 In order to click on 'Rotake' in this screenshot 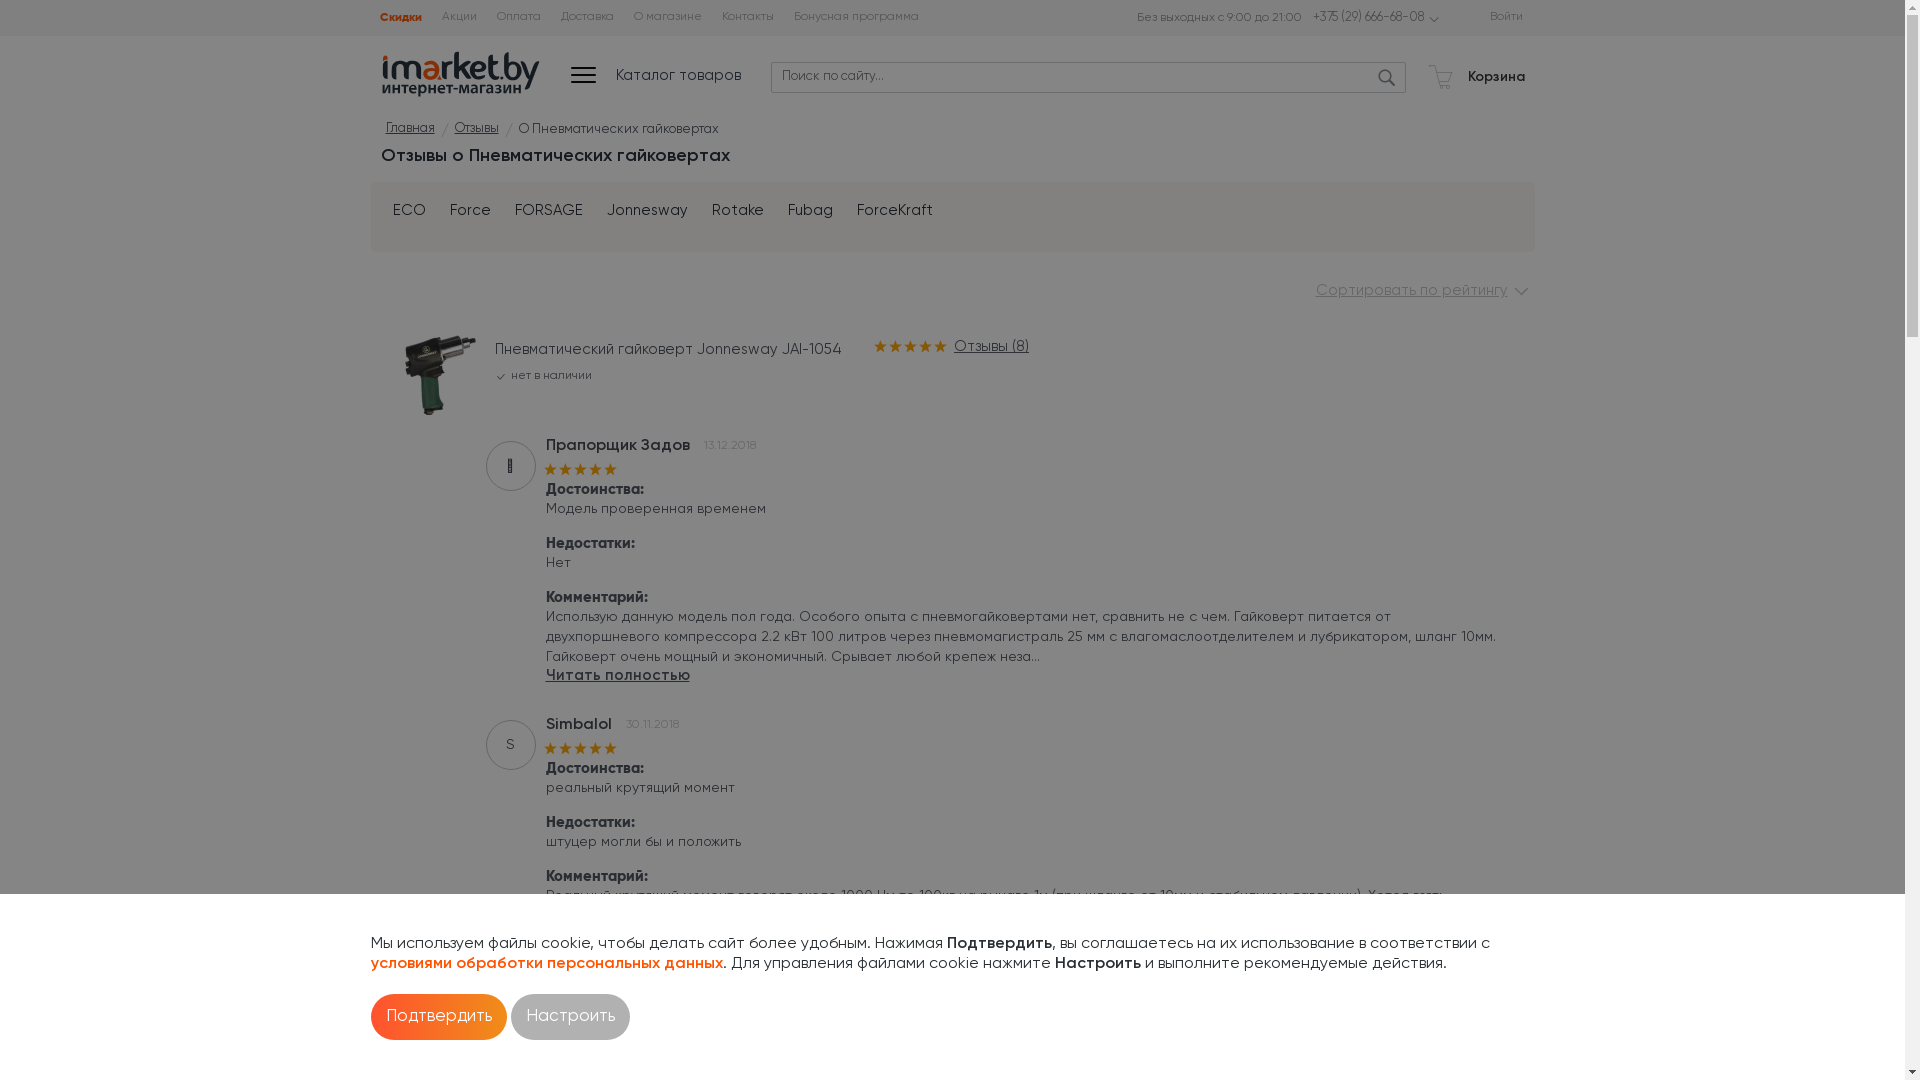, I will do `click(737, 211)`.